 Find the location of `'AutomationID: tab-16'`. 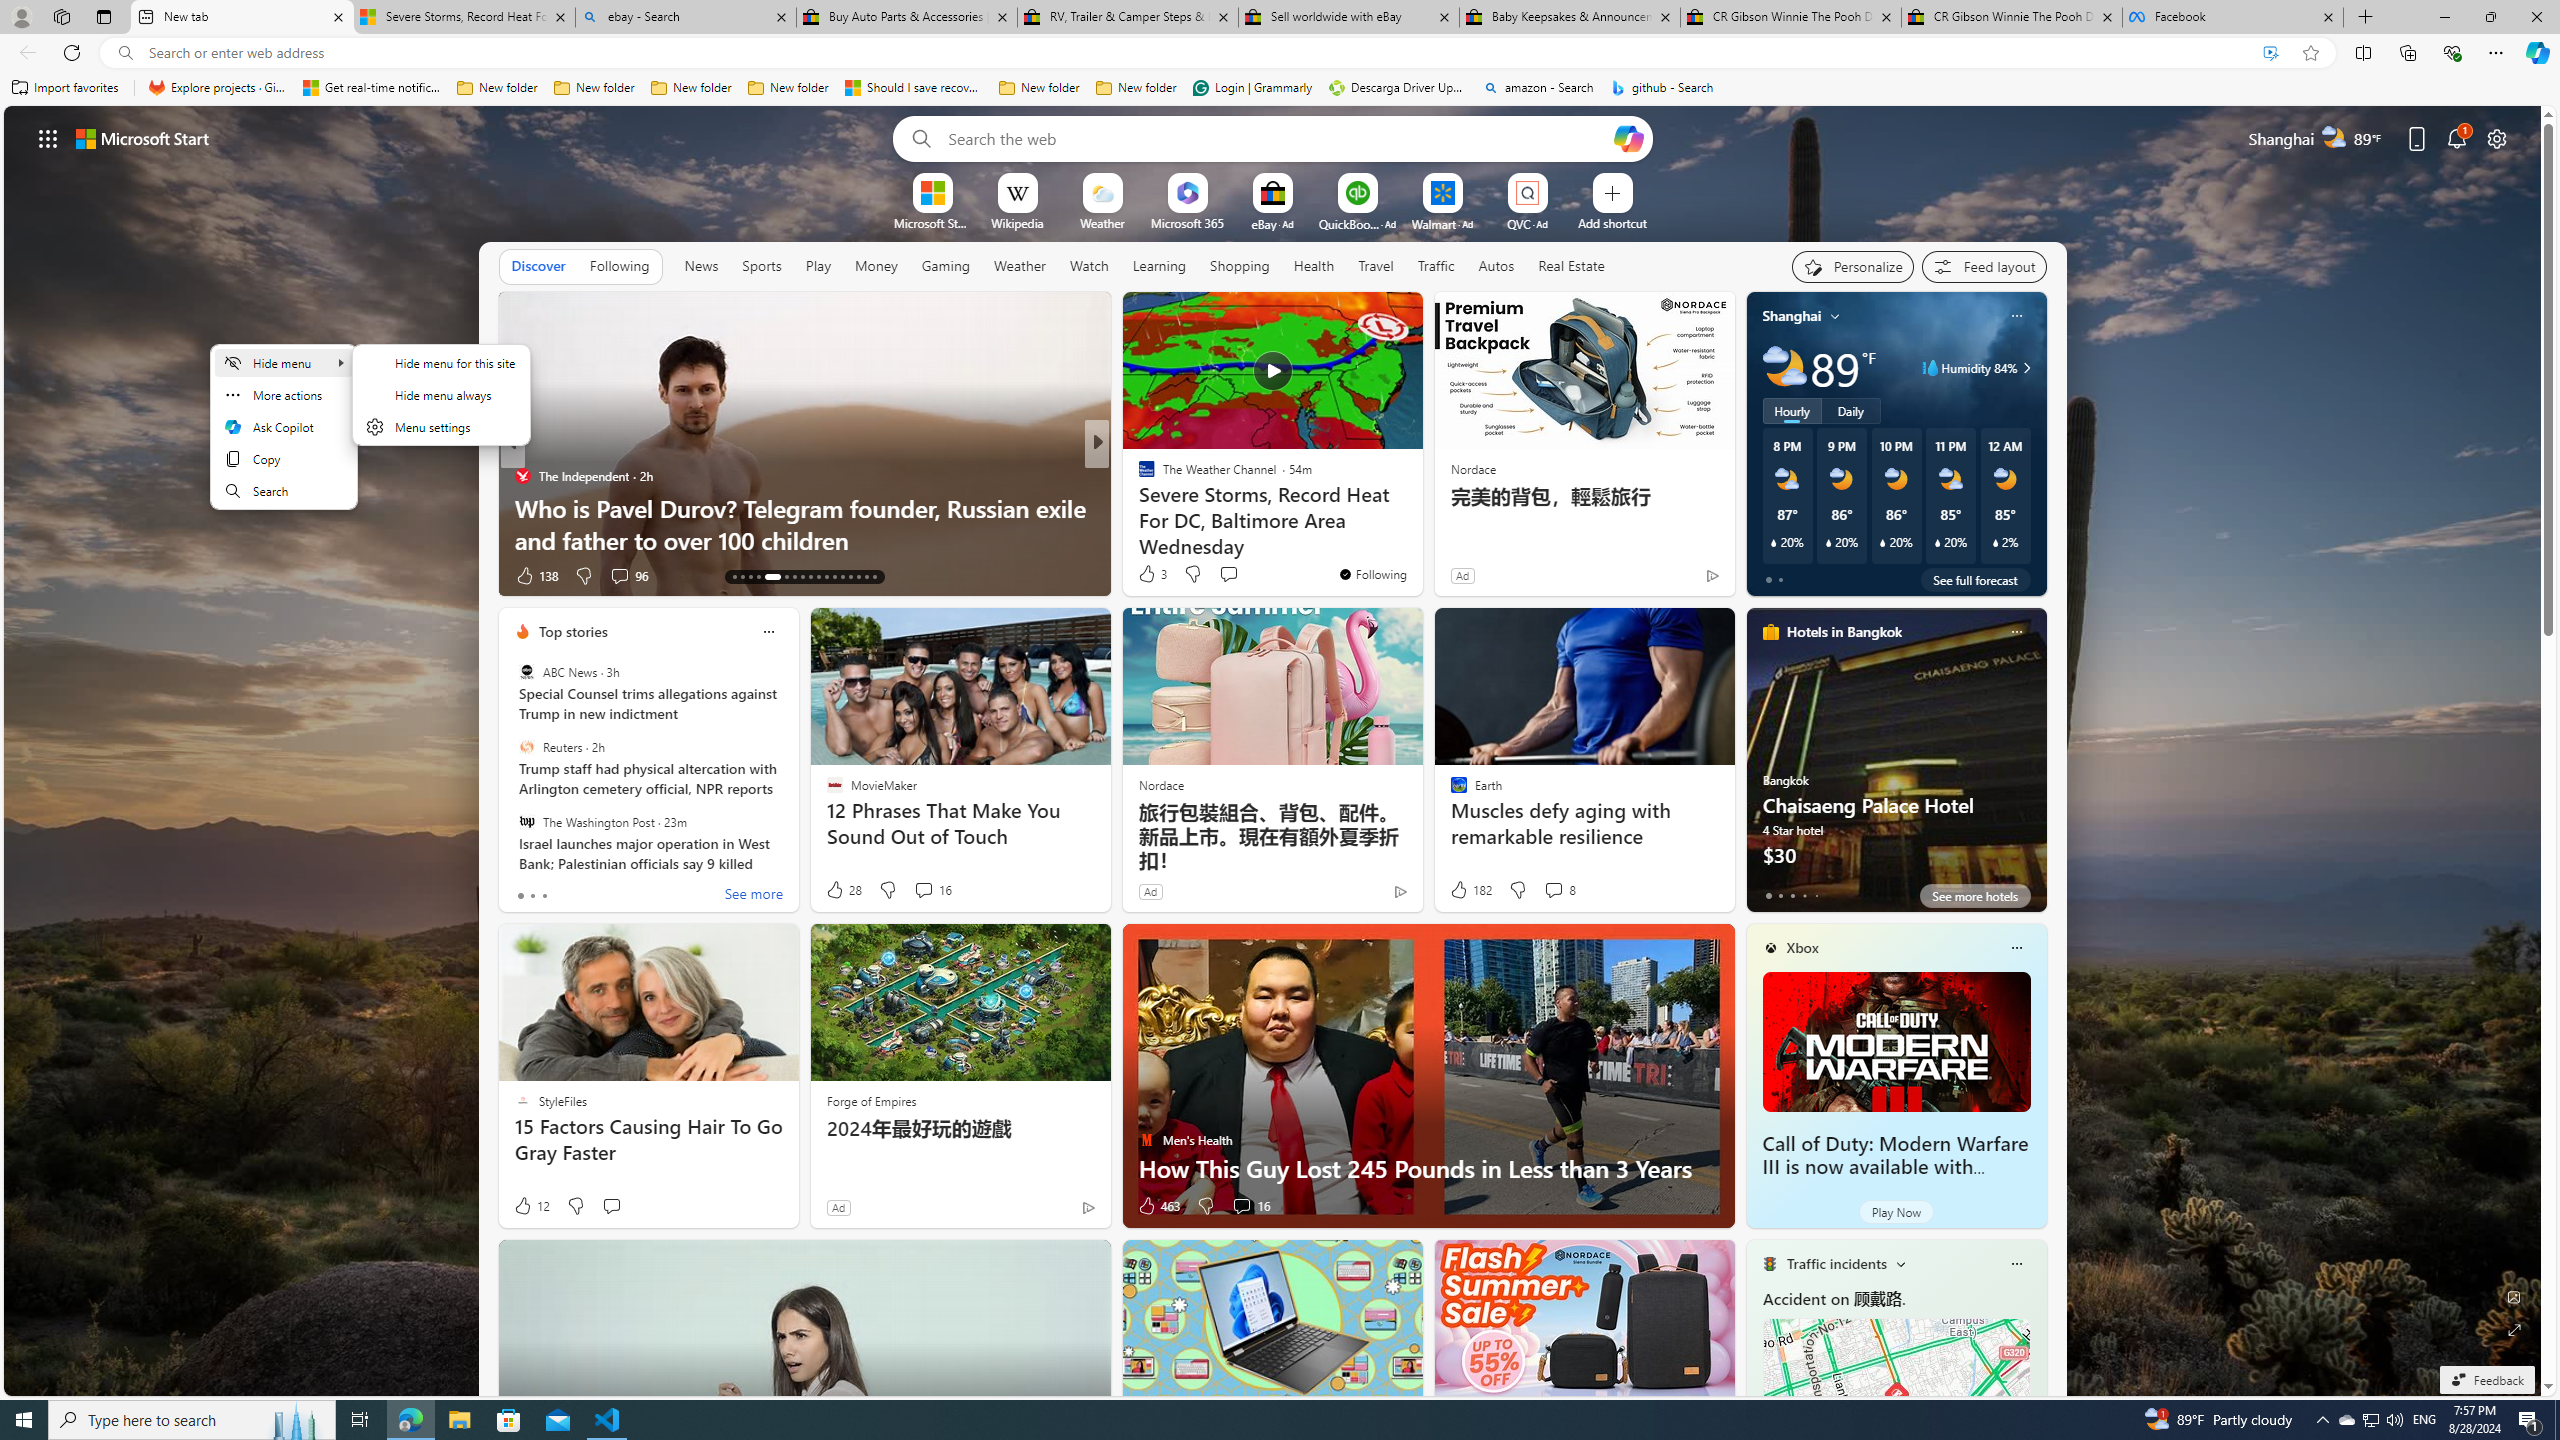

'AutomationID: tab-16' is located at coordinates (758, 577).